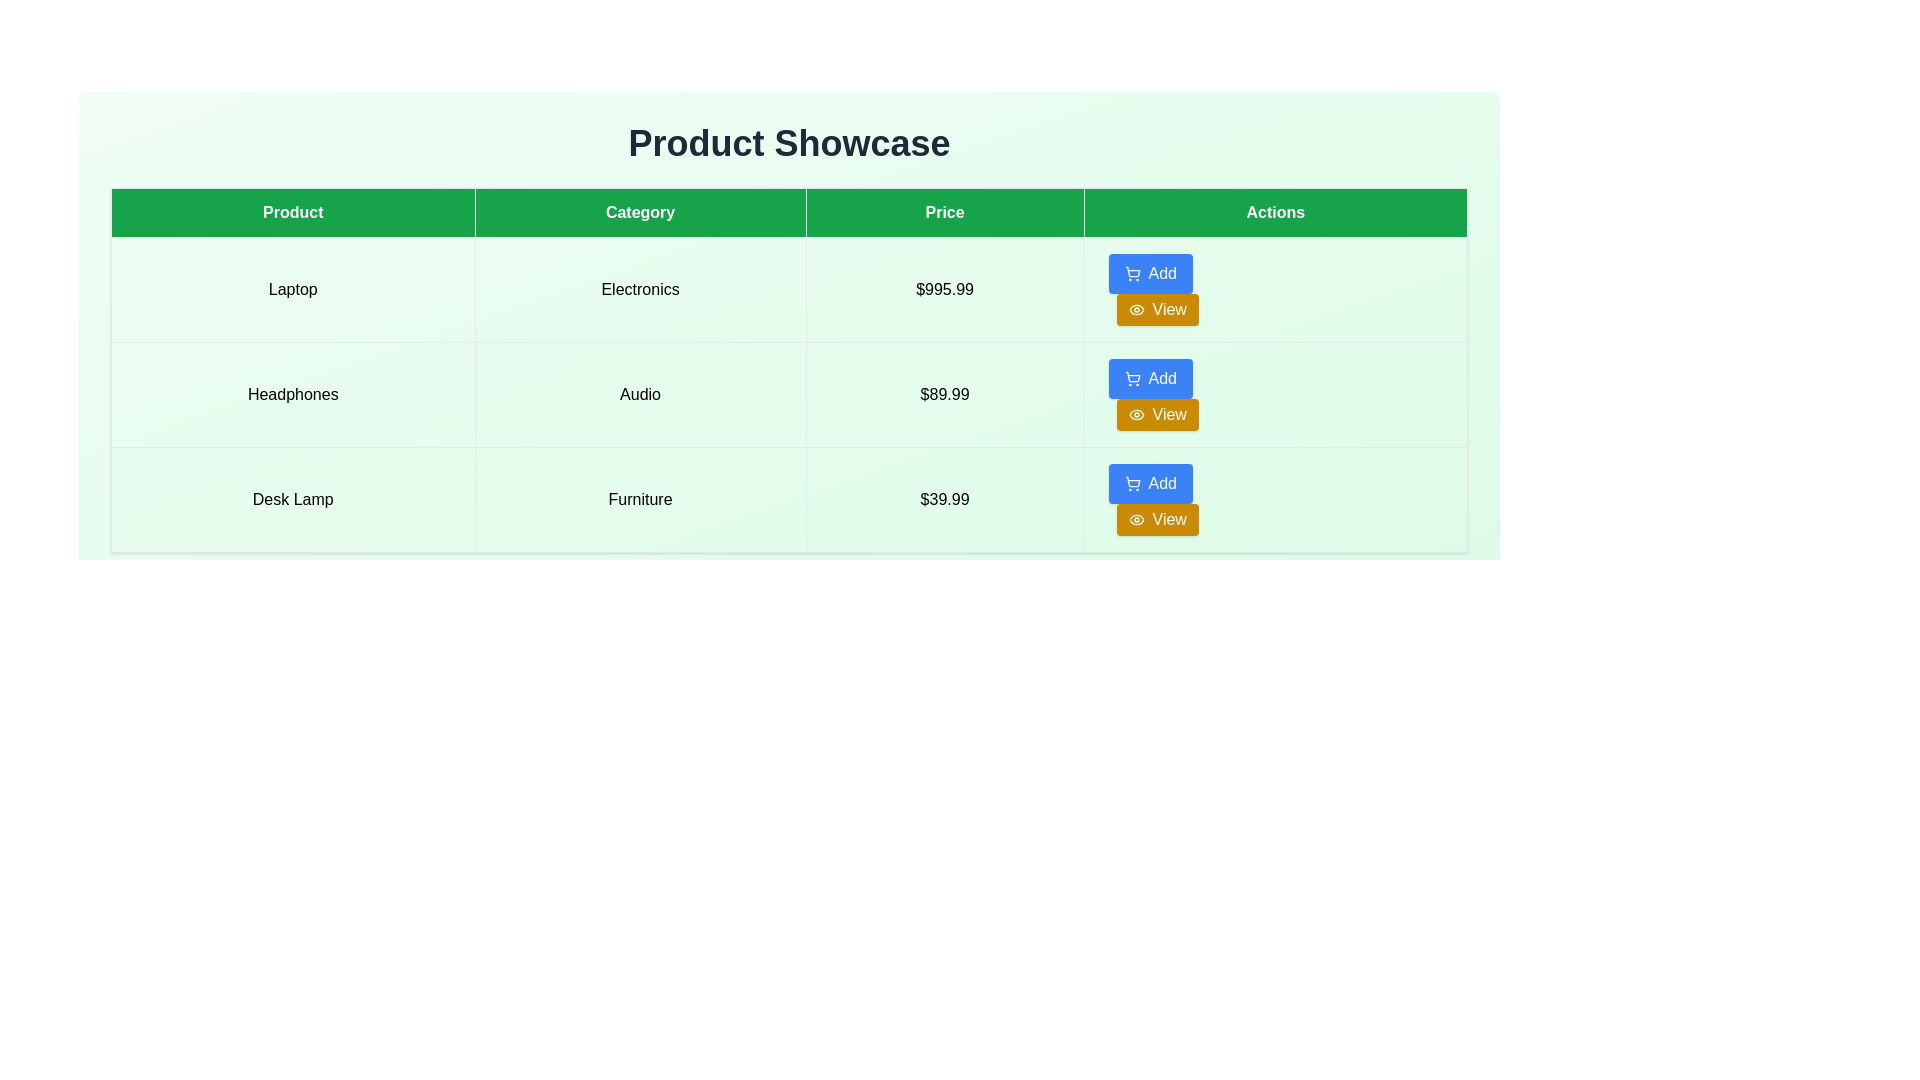 The height and width of the screenshot is (1080, 1920). Describe the element at coordinates (944, 499) in the screenshot. I see `the text label displaying '$39.99' in the third column of the last row in the table entitled 'Price'` at that location.